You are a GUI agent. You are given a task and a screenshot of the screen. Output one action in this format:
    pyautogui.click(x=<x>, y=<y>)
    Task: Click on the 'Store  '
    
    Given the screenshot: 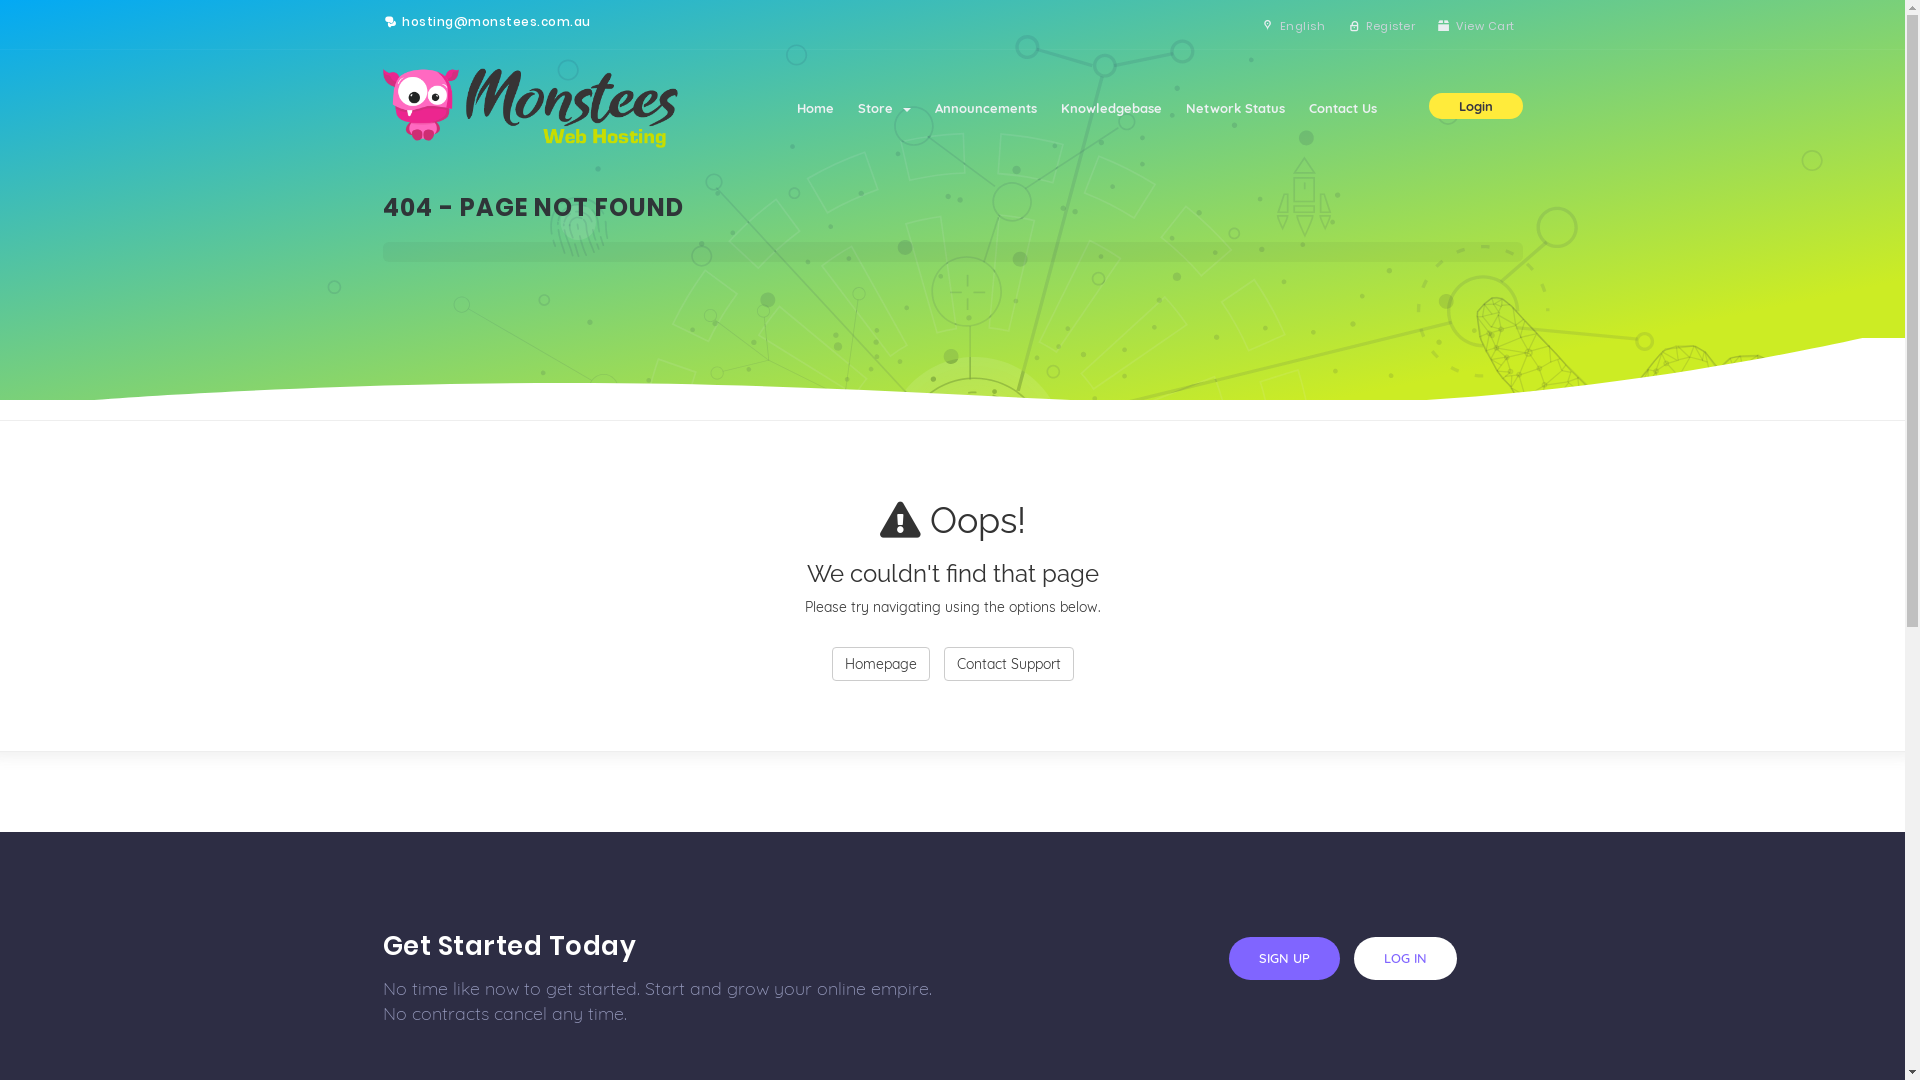 What is the action you would take?
    pyautogui.click(x=883, y=108)
    